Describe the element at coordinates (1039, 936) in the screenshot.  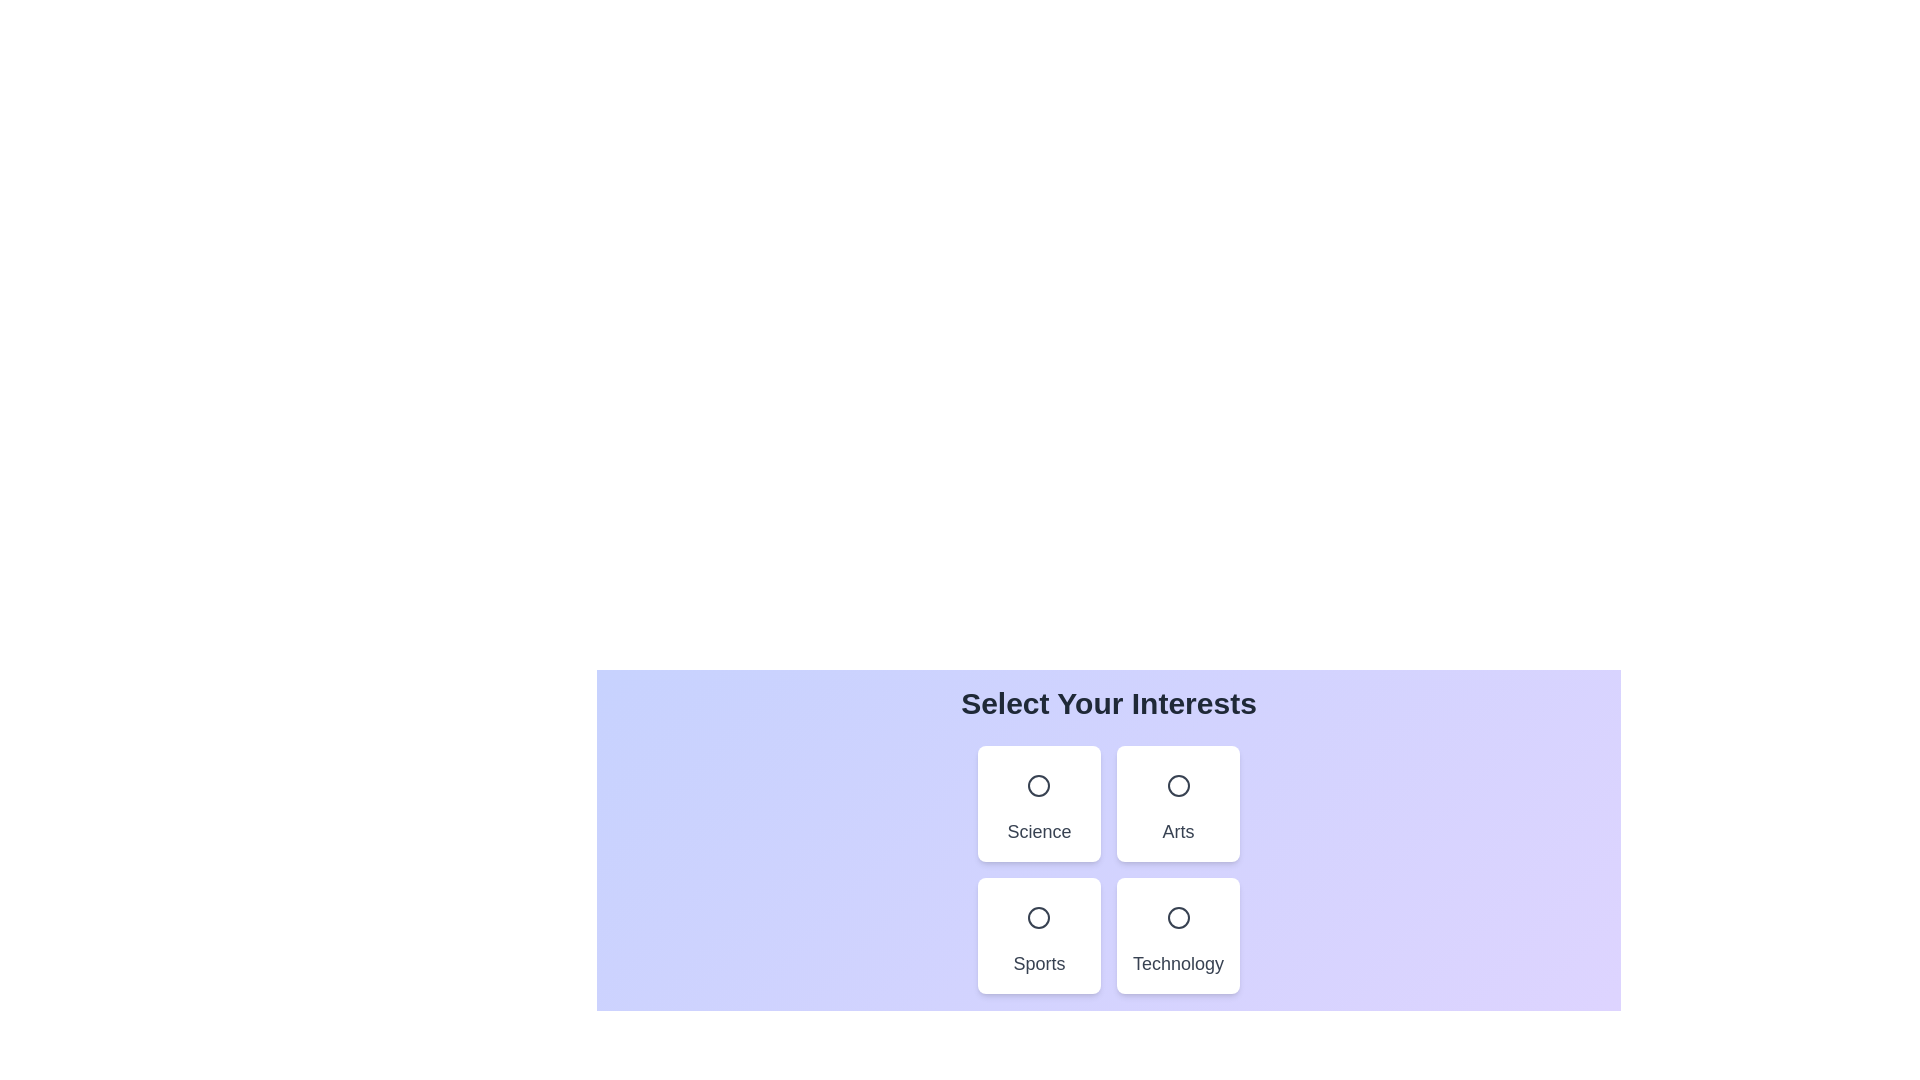
I see `the card representing the Sports category` at that location.